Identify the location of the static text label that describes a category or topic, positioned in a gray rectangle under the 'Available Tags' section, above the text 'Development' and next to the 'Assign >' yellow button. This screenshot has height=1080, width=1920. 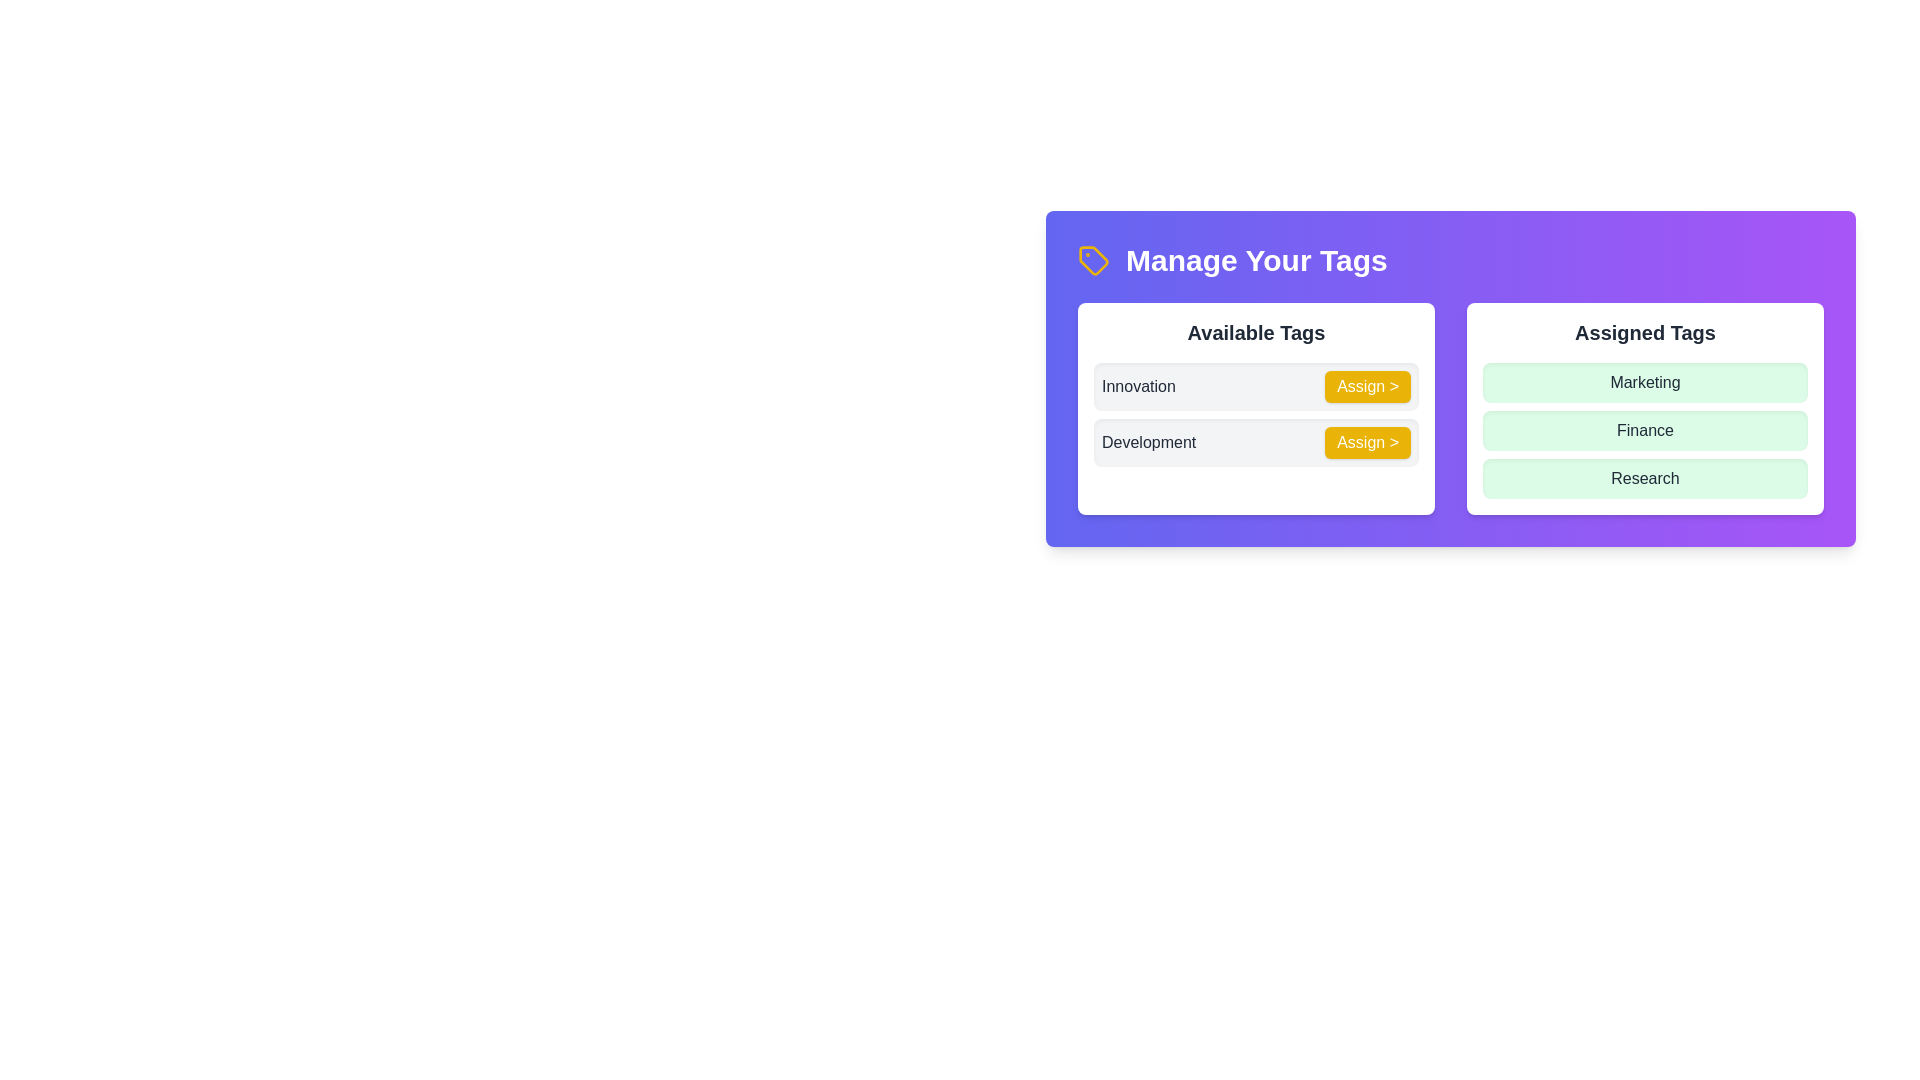
(1138, 386).